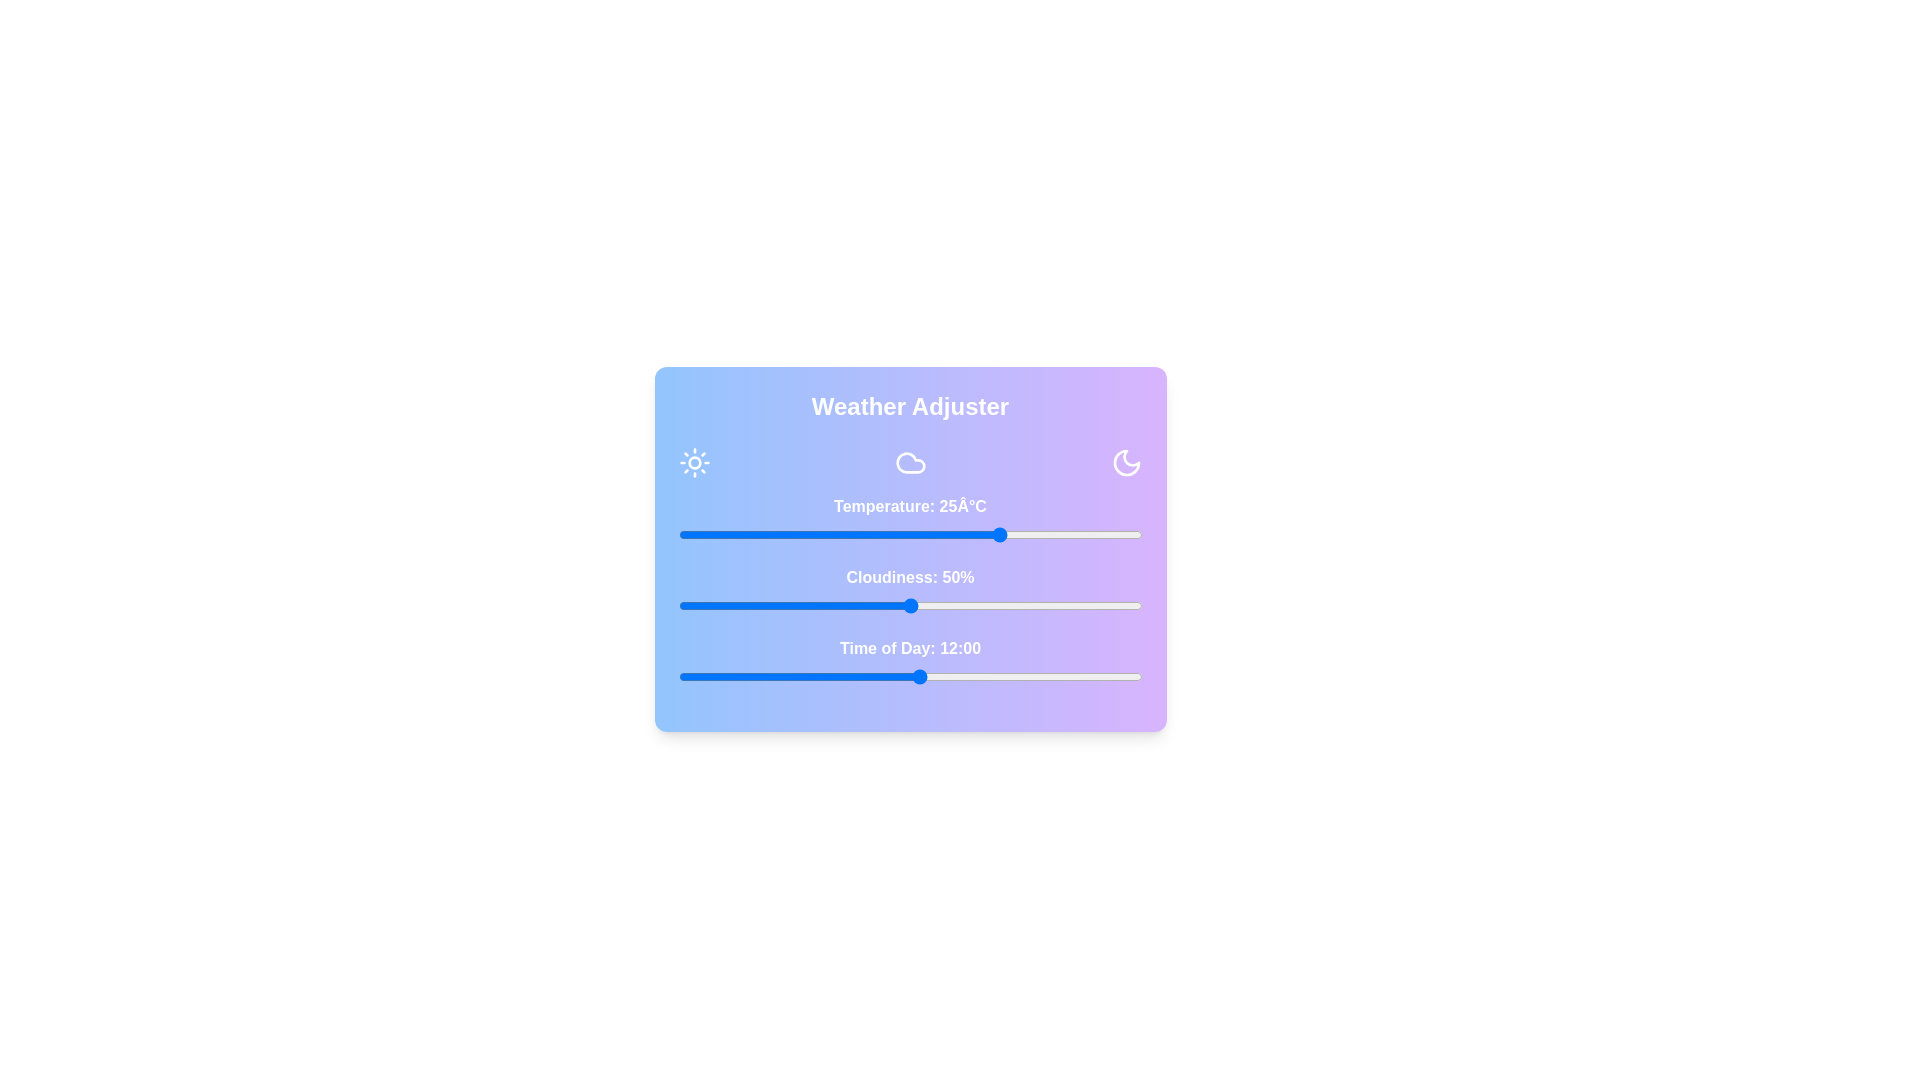 Image resolution: width=1920 pixels, height=1080 pixels. I want to click on the cloudiness level, so click(1040, 604).